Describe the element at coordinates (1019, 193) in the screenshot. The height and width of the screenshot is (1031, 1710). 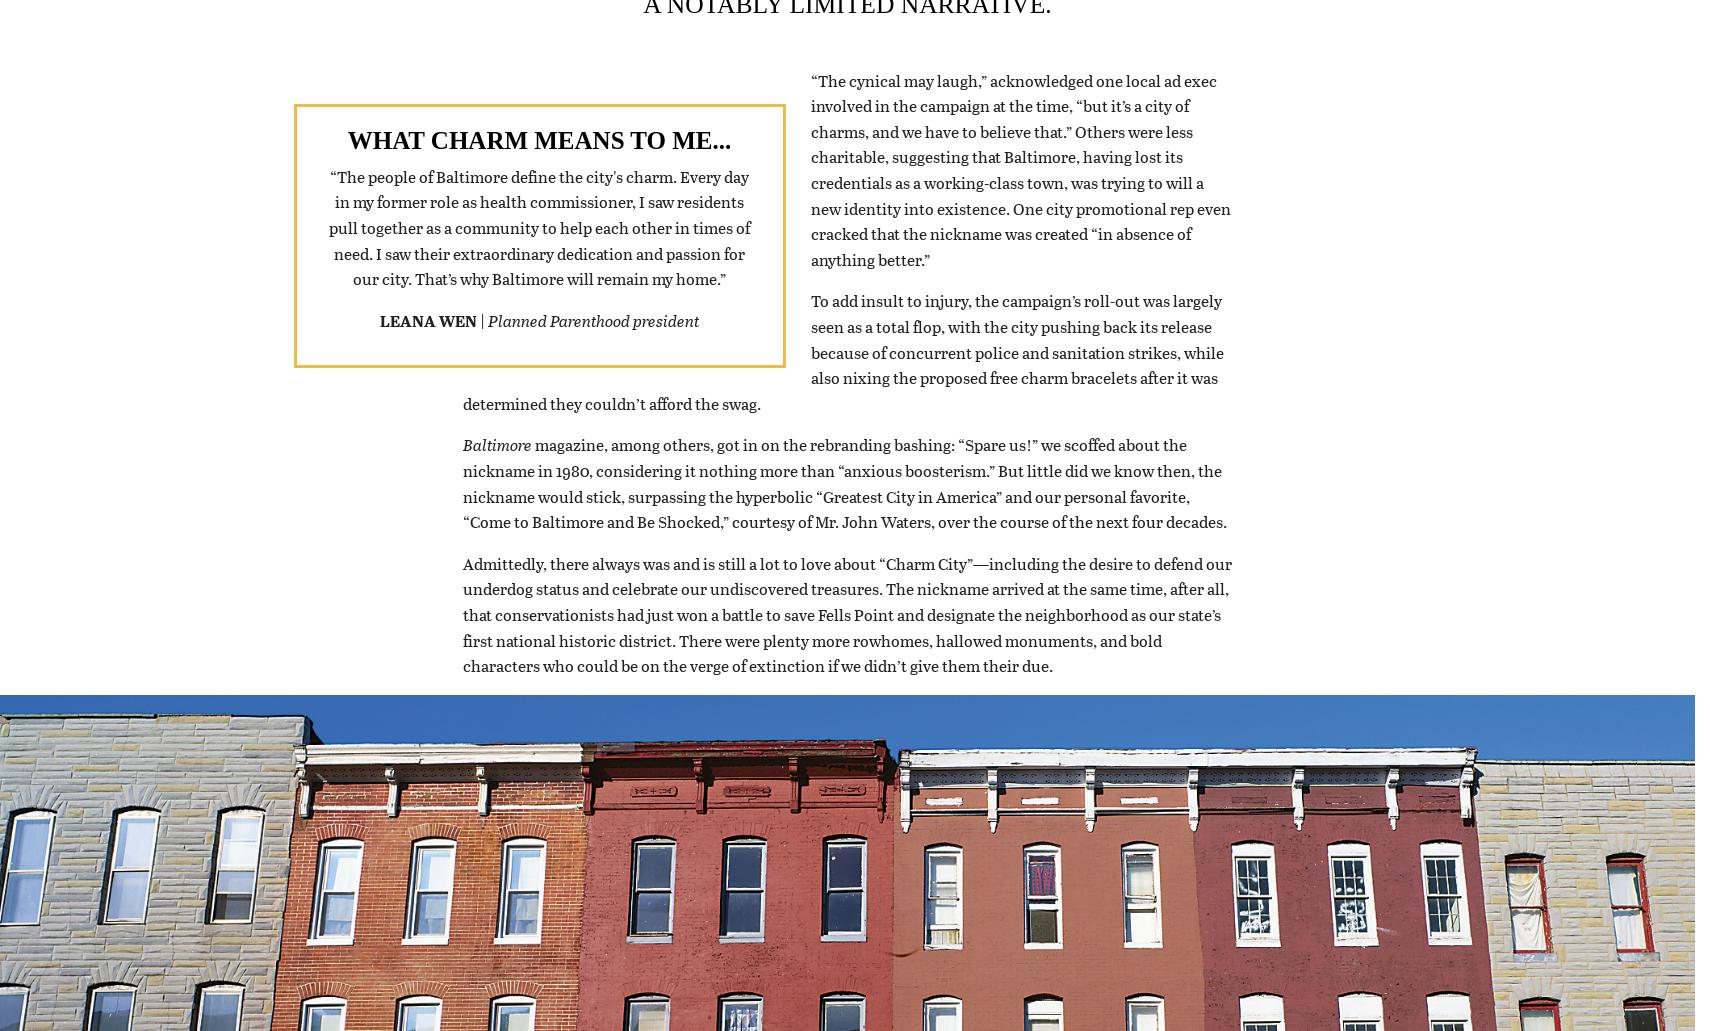
I see `'“The cynical may laugh,” acknowledged one local ad exec involved in the campaign at the time, “but it’s a city of charms, and we have to believe that.” Others were less charitable, suggesting that Baltimore, having lost its credentials as a working-class town, was trying to will a new identity into existence. One city promotional rep even cracked that the nickname was created “in absence of anything better.”'` at that location.